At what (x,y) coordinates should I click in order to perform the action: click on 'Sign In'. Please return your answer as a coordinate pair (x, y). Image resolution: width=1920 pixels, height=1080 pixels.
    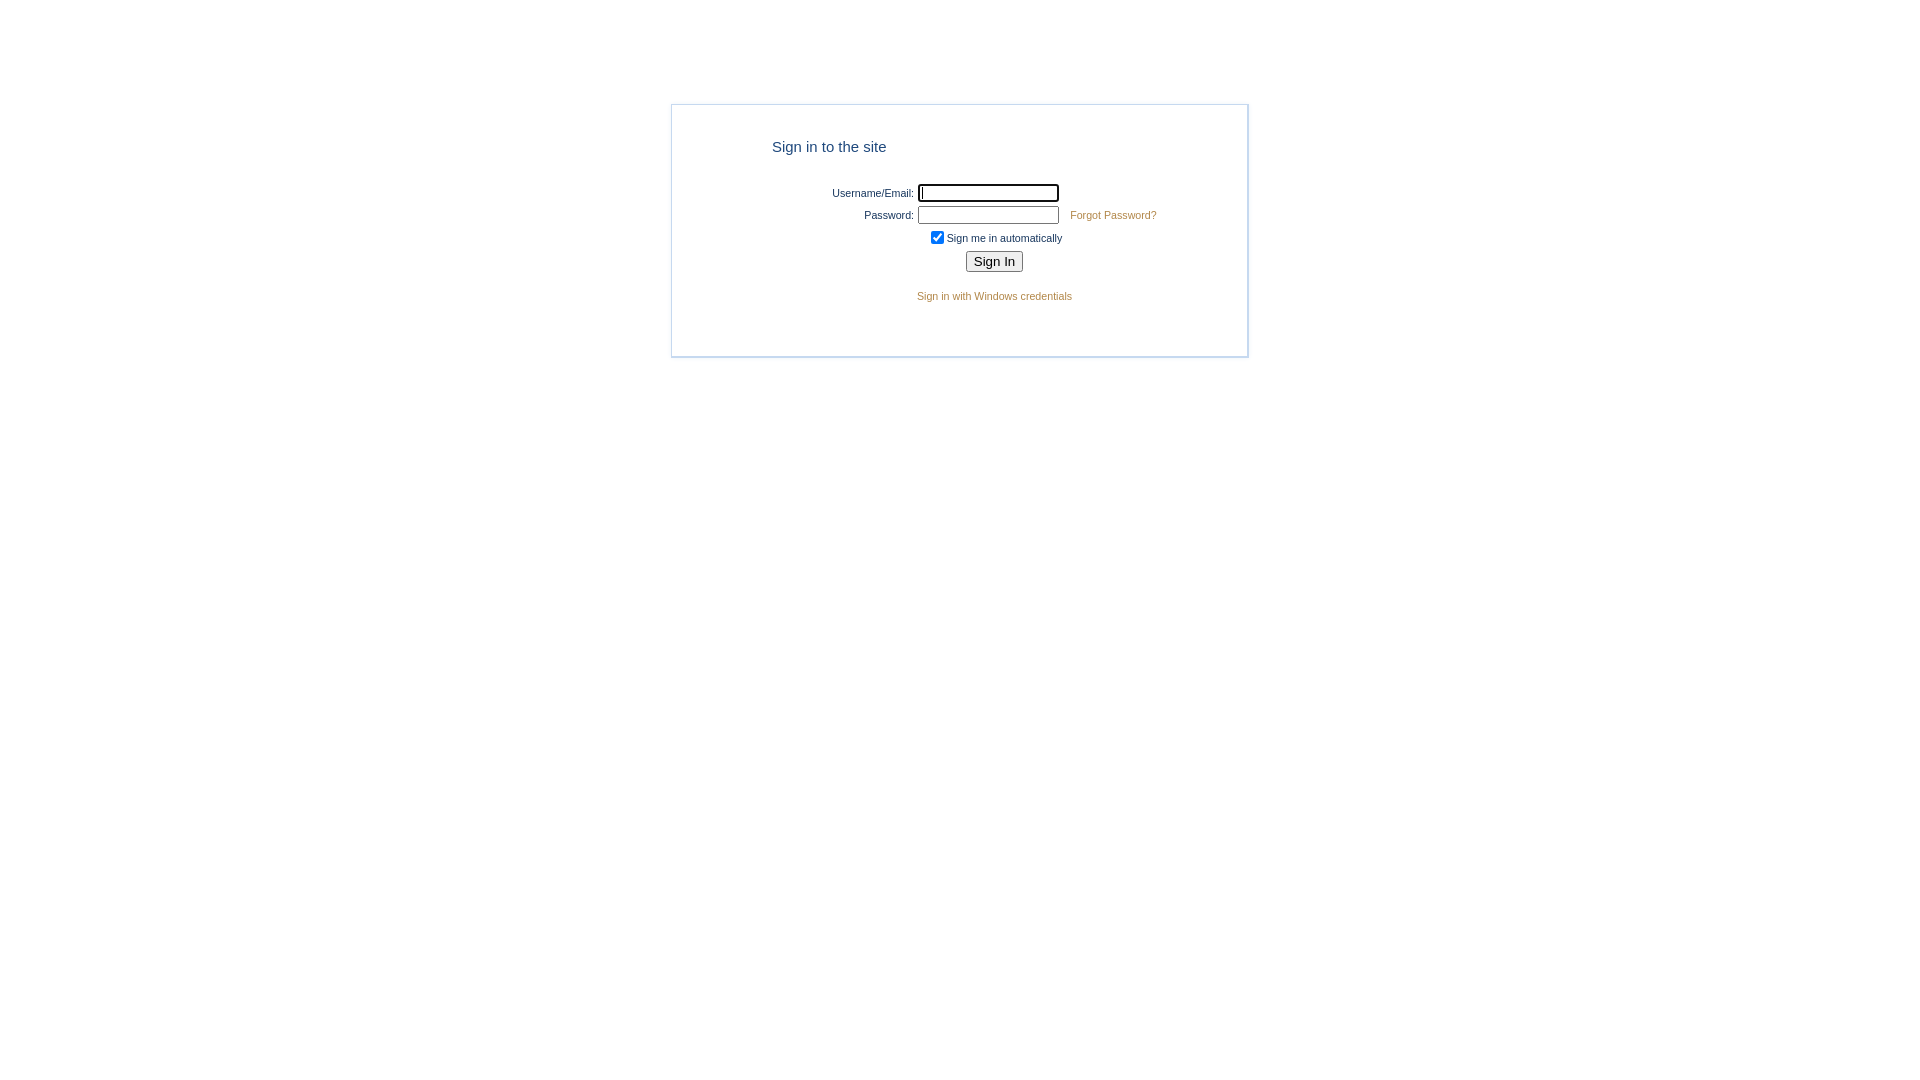
    Looking at the image, I should click on (994, 260).